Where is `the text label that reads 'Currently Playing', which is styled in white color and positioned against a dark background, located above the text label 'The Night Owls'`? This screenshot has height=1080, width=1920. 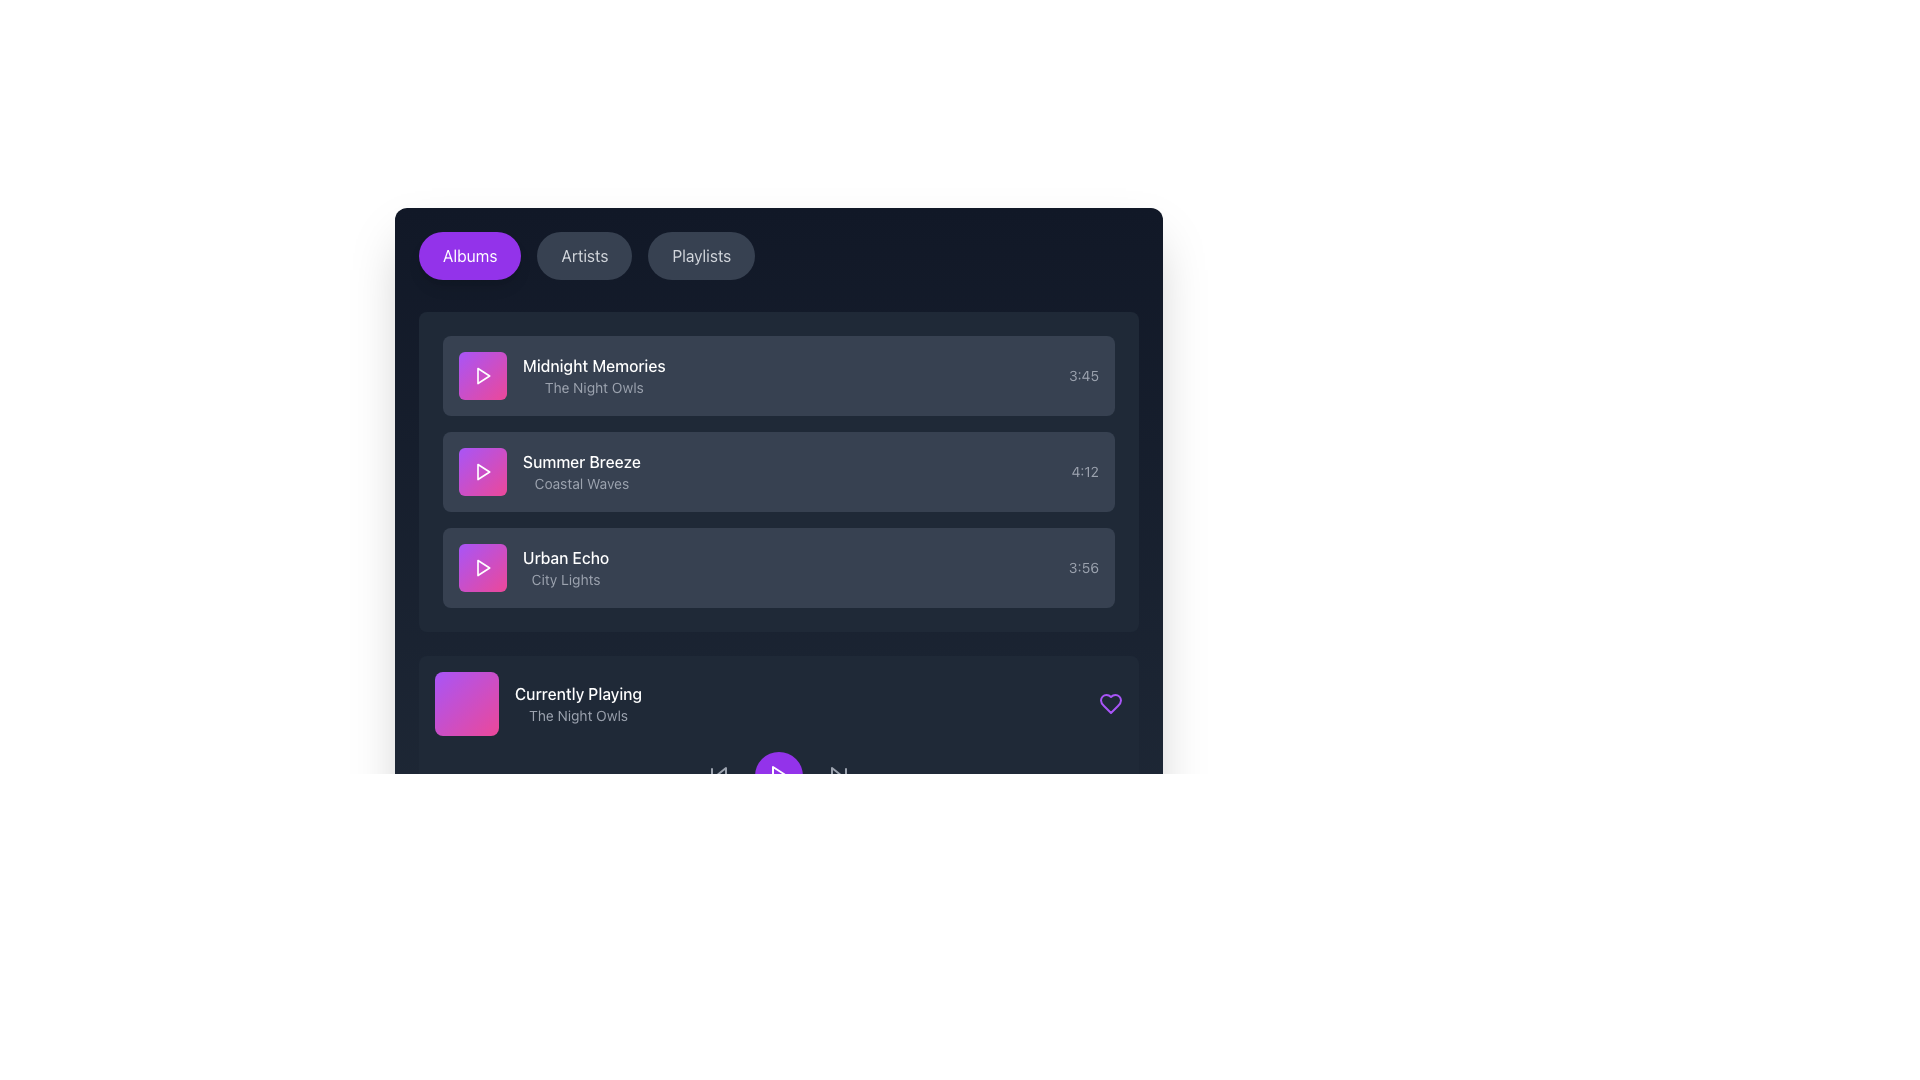 the text label that reads 'Currently Playing', which is styled in white color and positioned against a dark background, located above the text label 'The Night Owls' is located at coordinates (577, 693).